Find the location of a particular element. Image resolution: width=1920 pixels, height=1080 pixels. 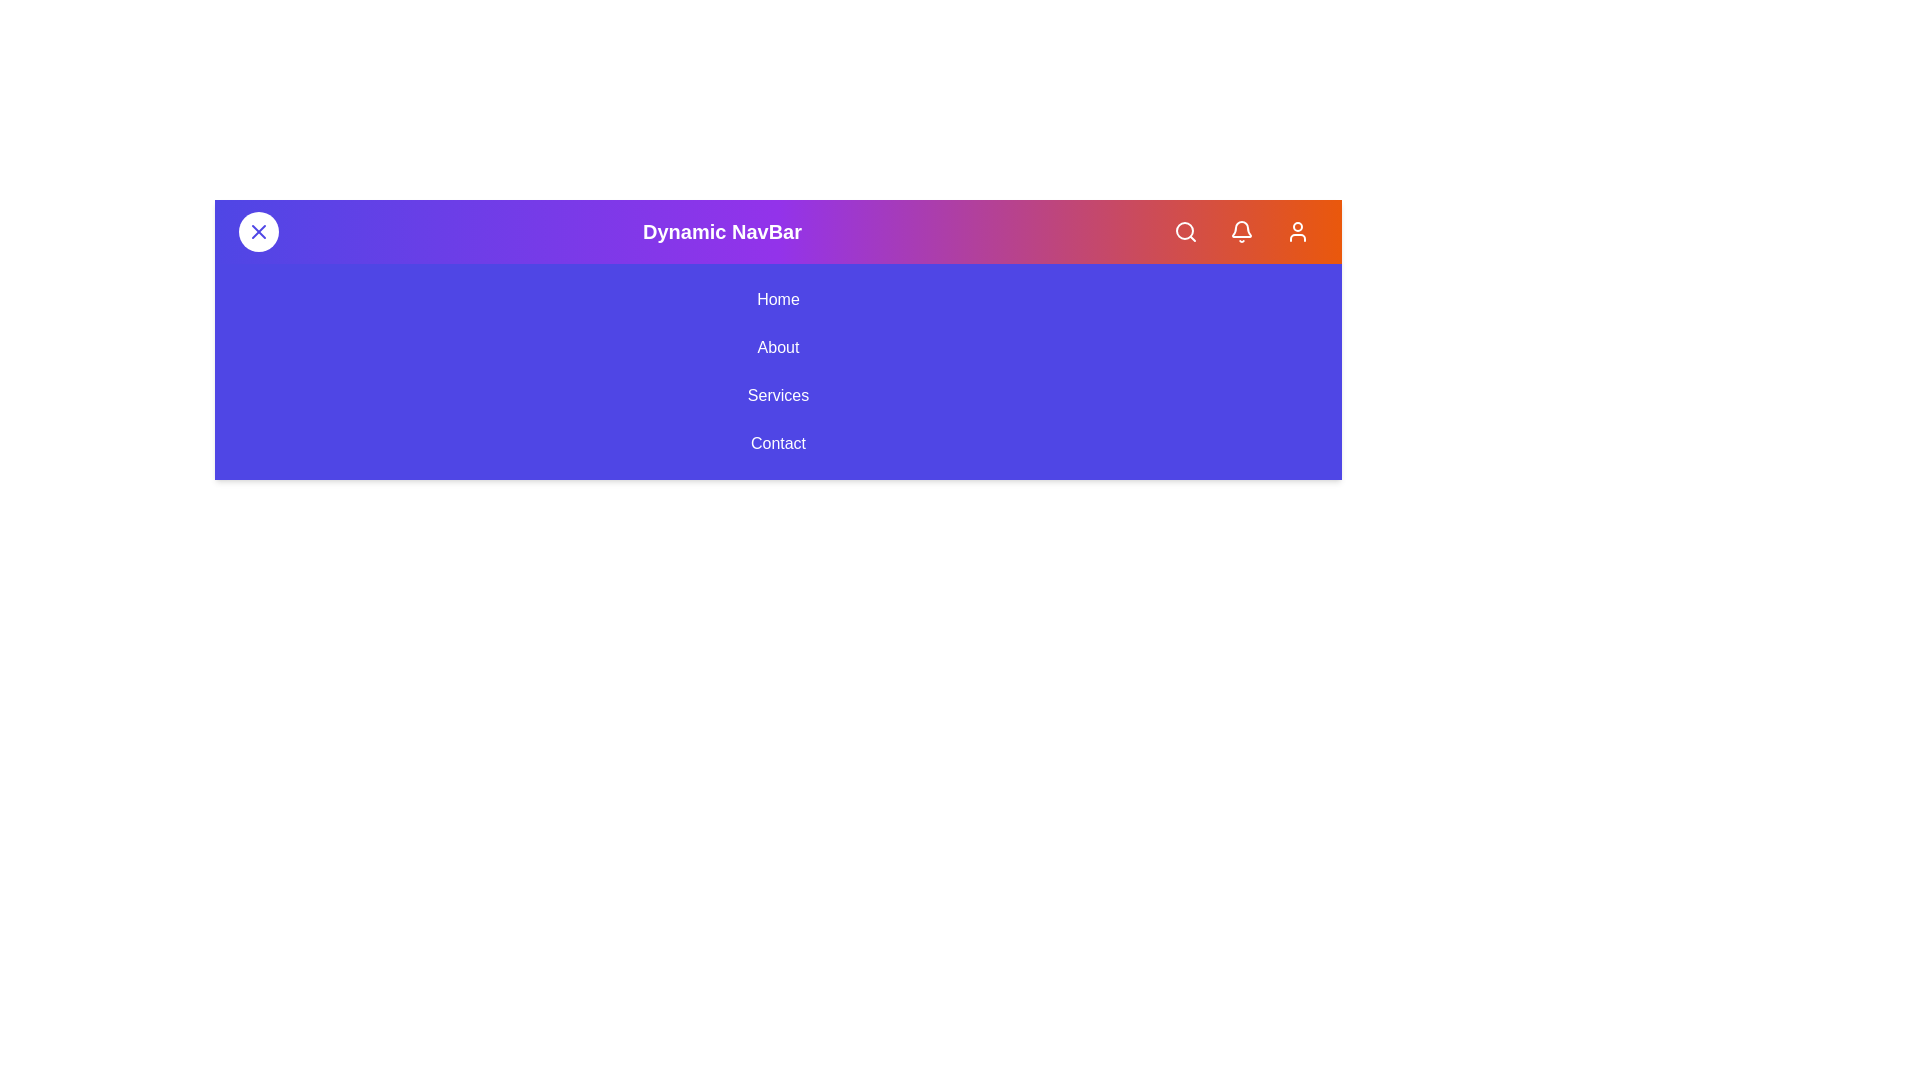

the Notifications button in the app bar is located at coordinates (1241, 230).